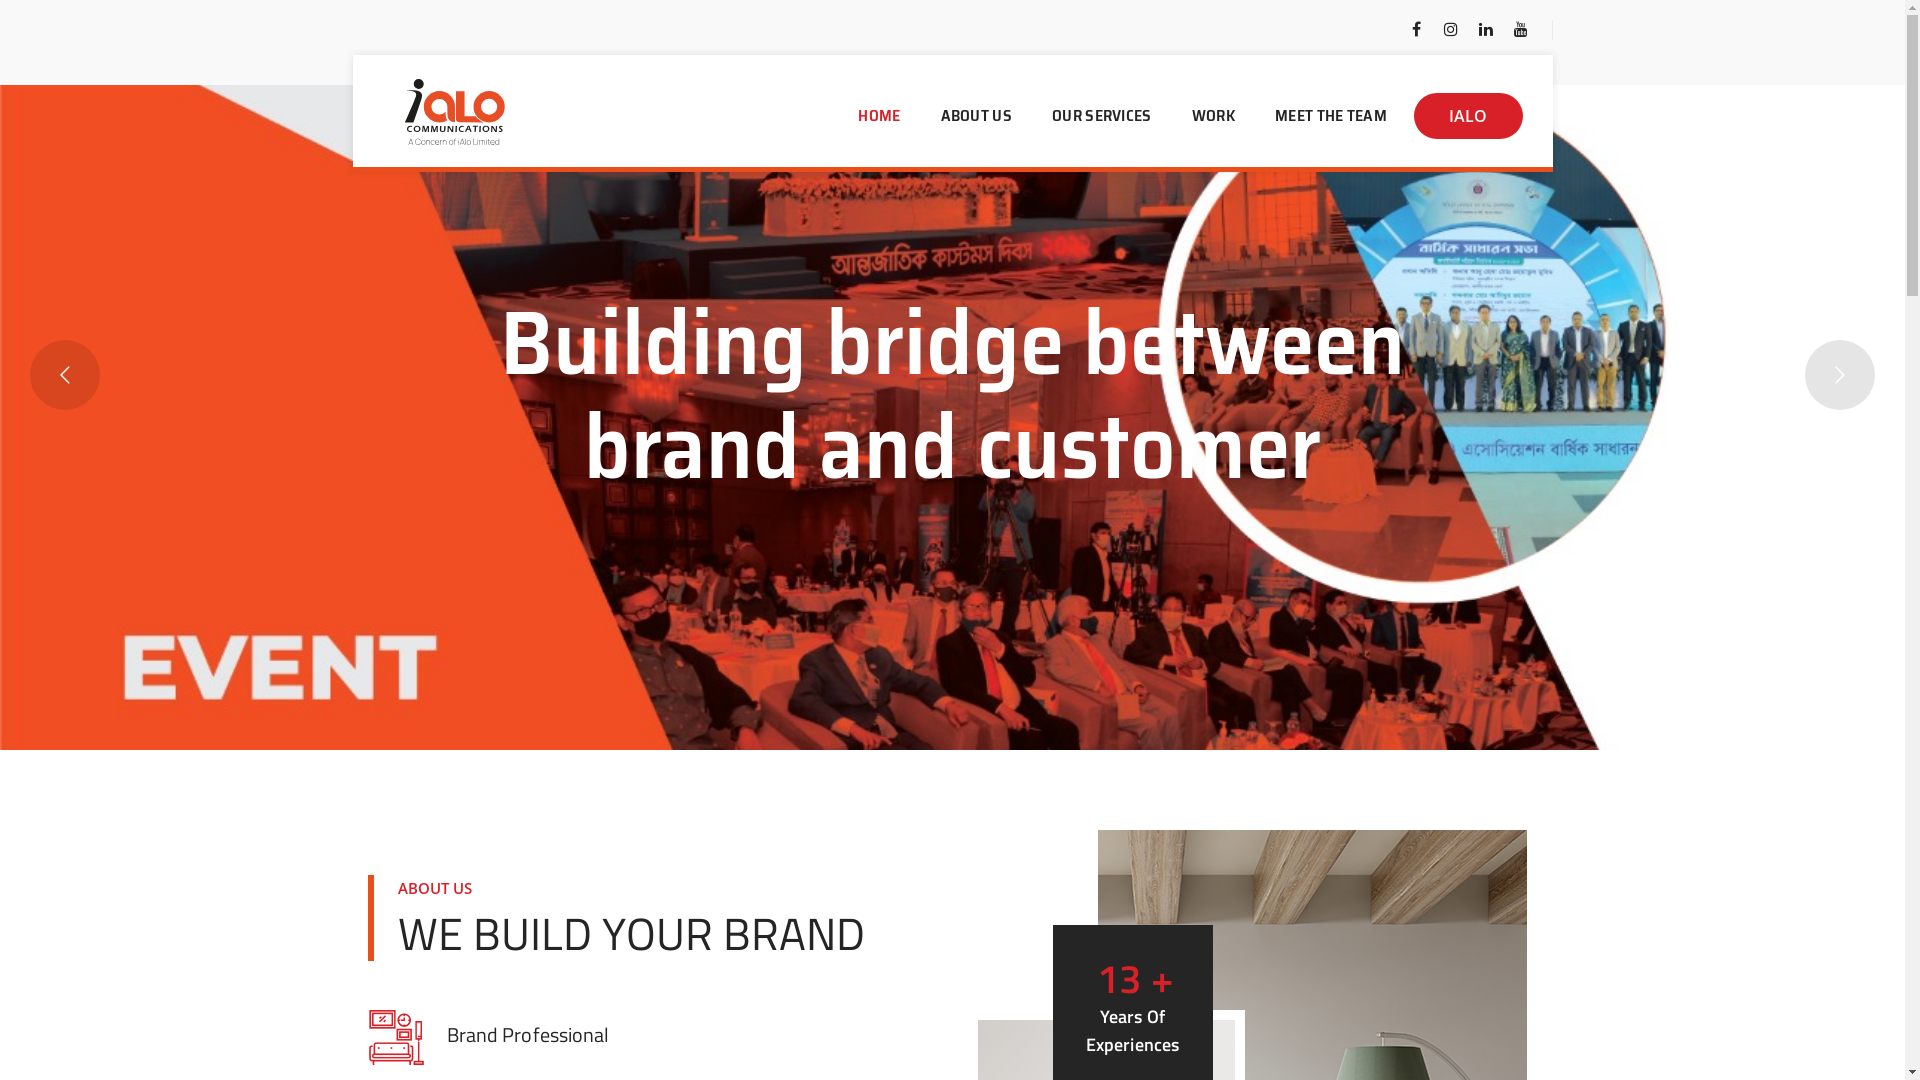 The width and height of the screenshot is (1920, 1080). I want to click on 'ABOUT US', so click(976, 115).